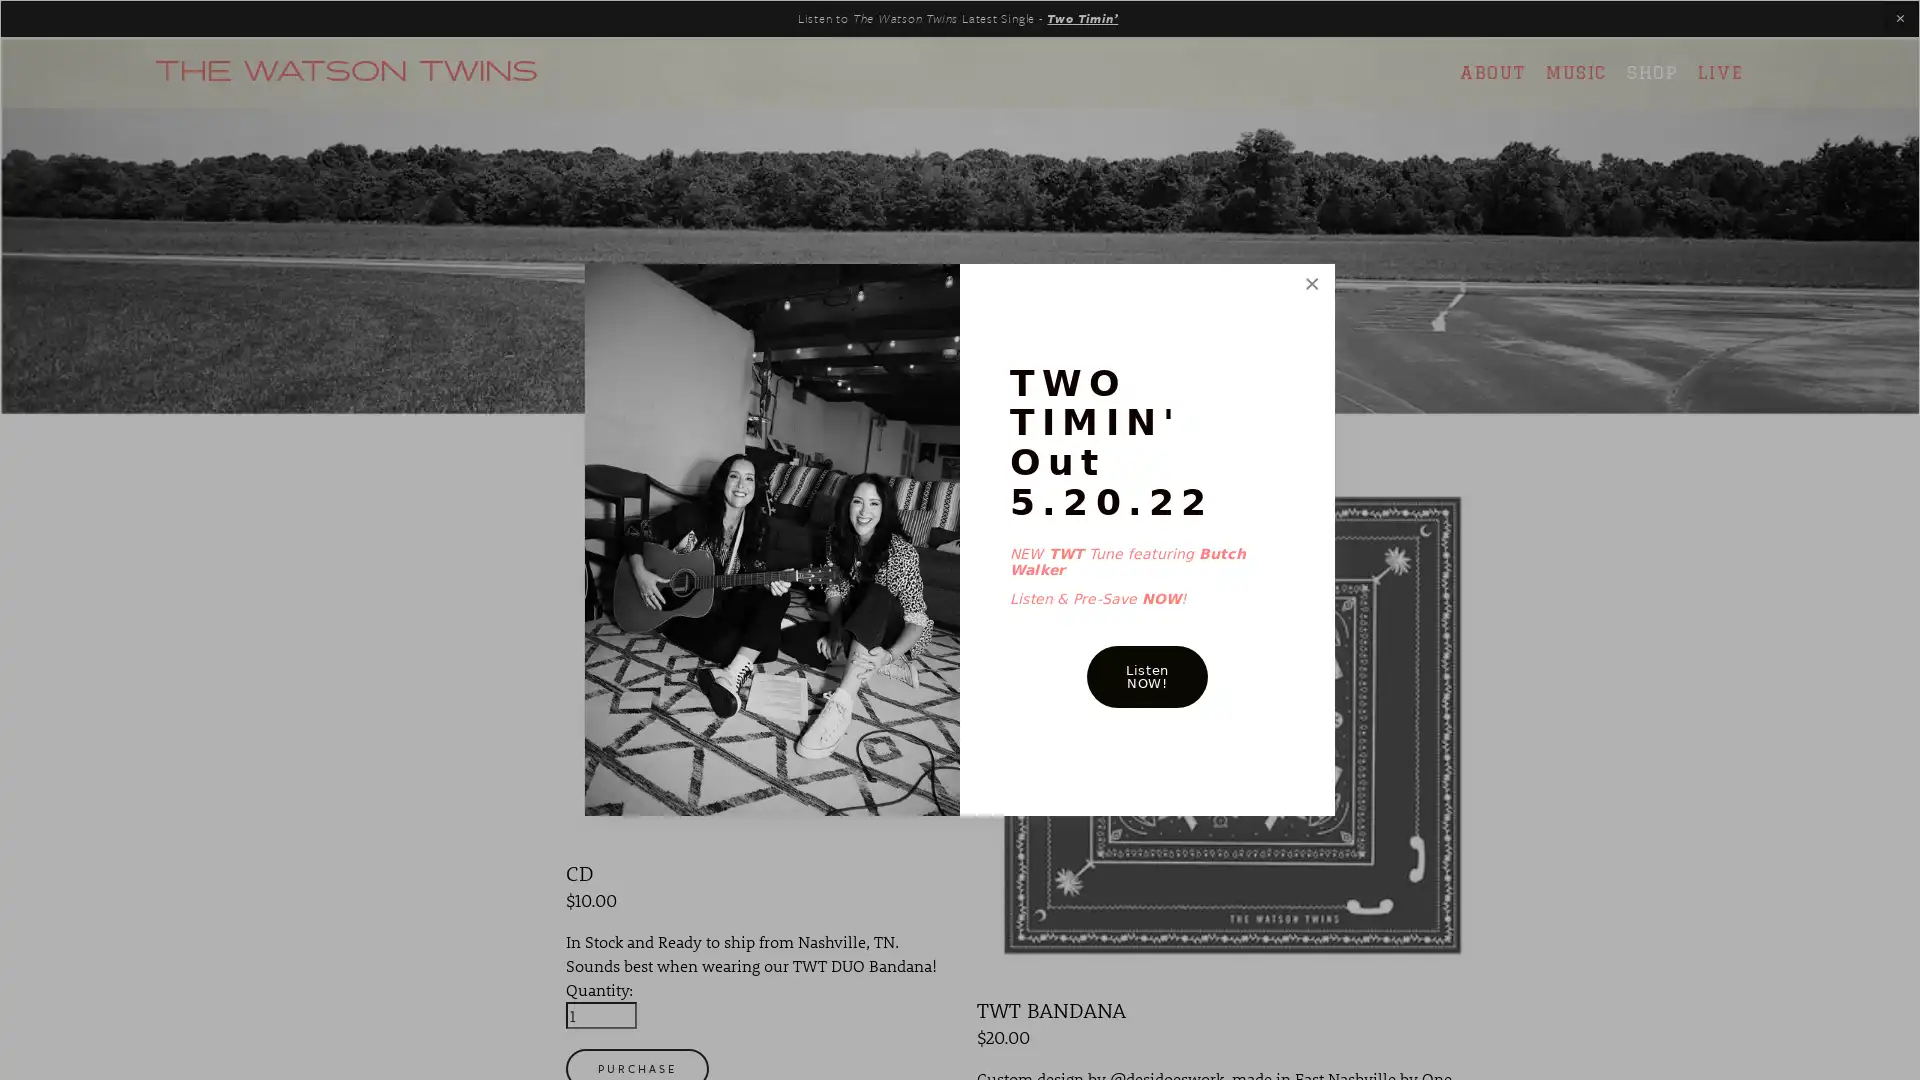  Describe the element at coordinates (1899, 19) in the screenshot. I see `Close Announcement` at that location.